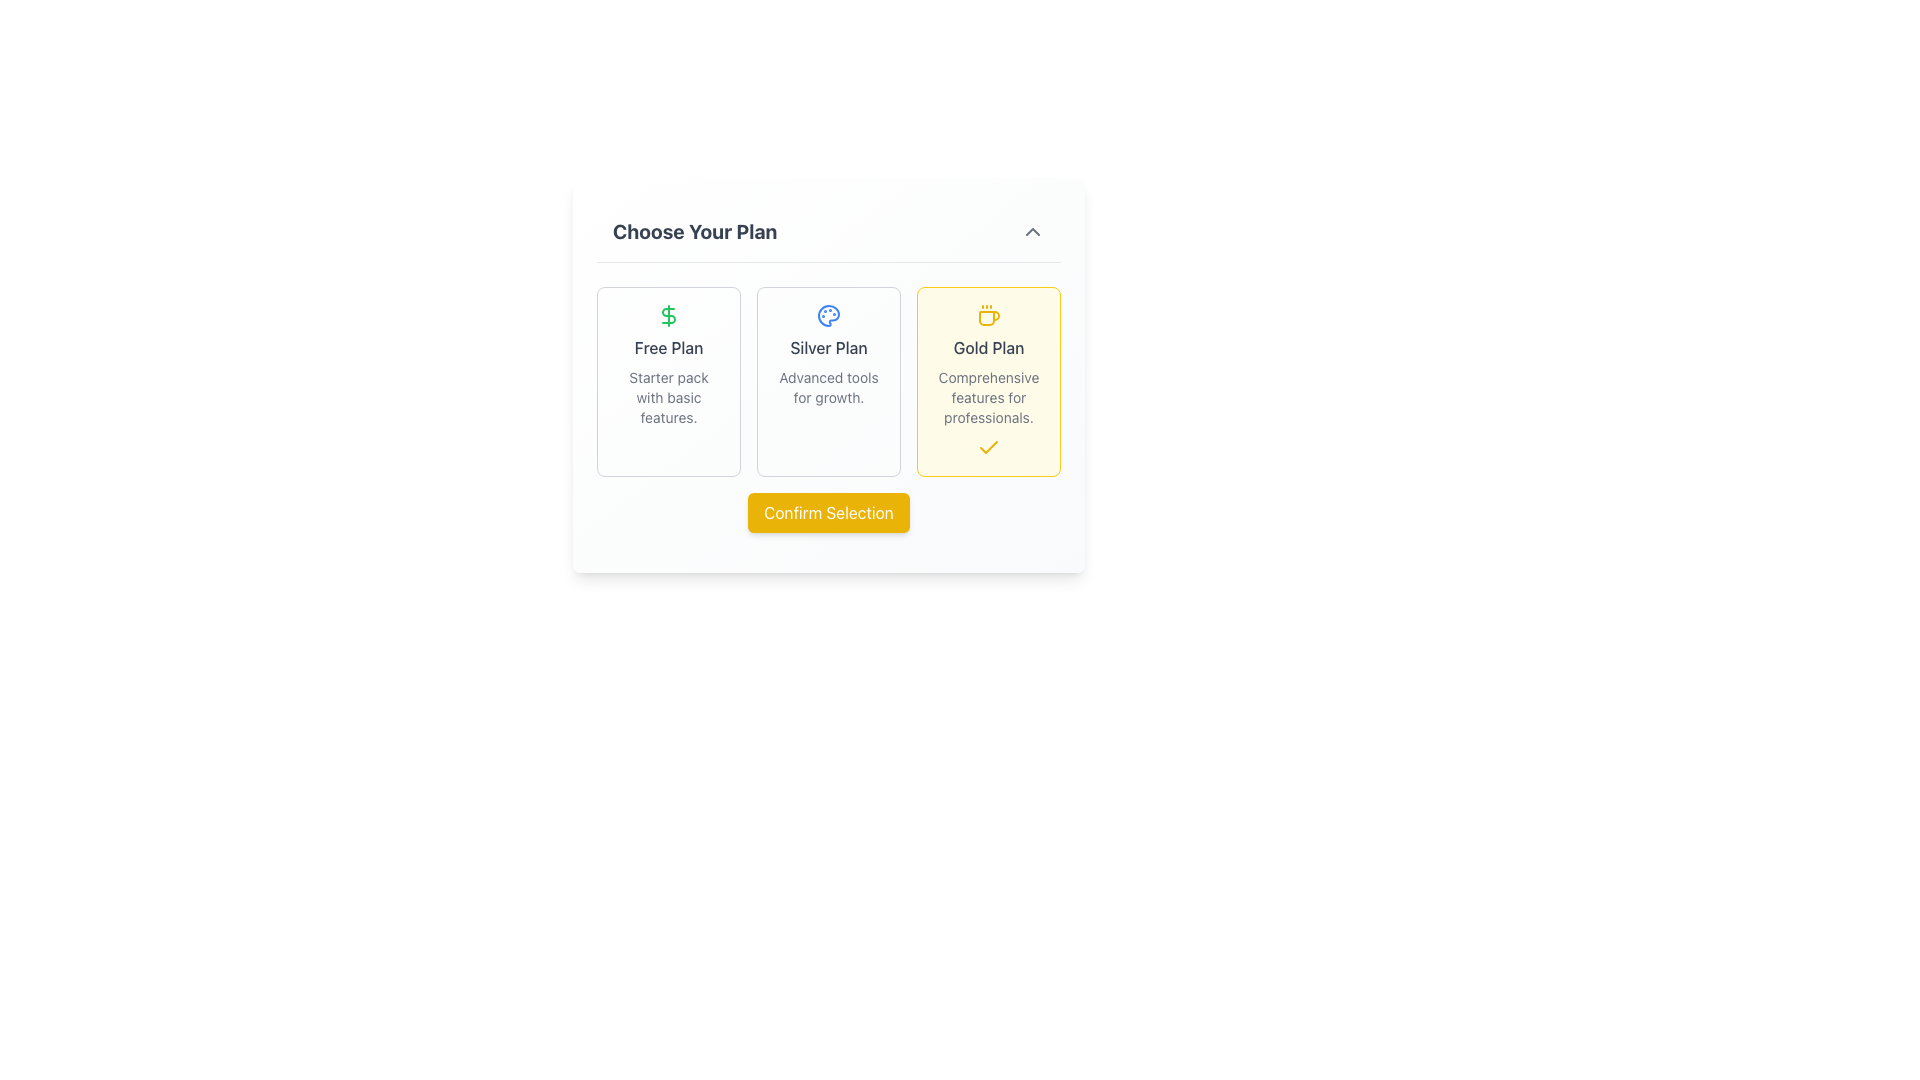 This screenshot has width=1920, height=1080. What do you see at coordinates (668, 381) in the screenshot?
I see `the selectable item in the grid representing a pricing plan option` at bounding box center [668, 381].